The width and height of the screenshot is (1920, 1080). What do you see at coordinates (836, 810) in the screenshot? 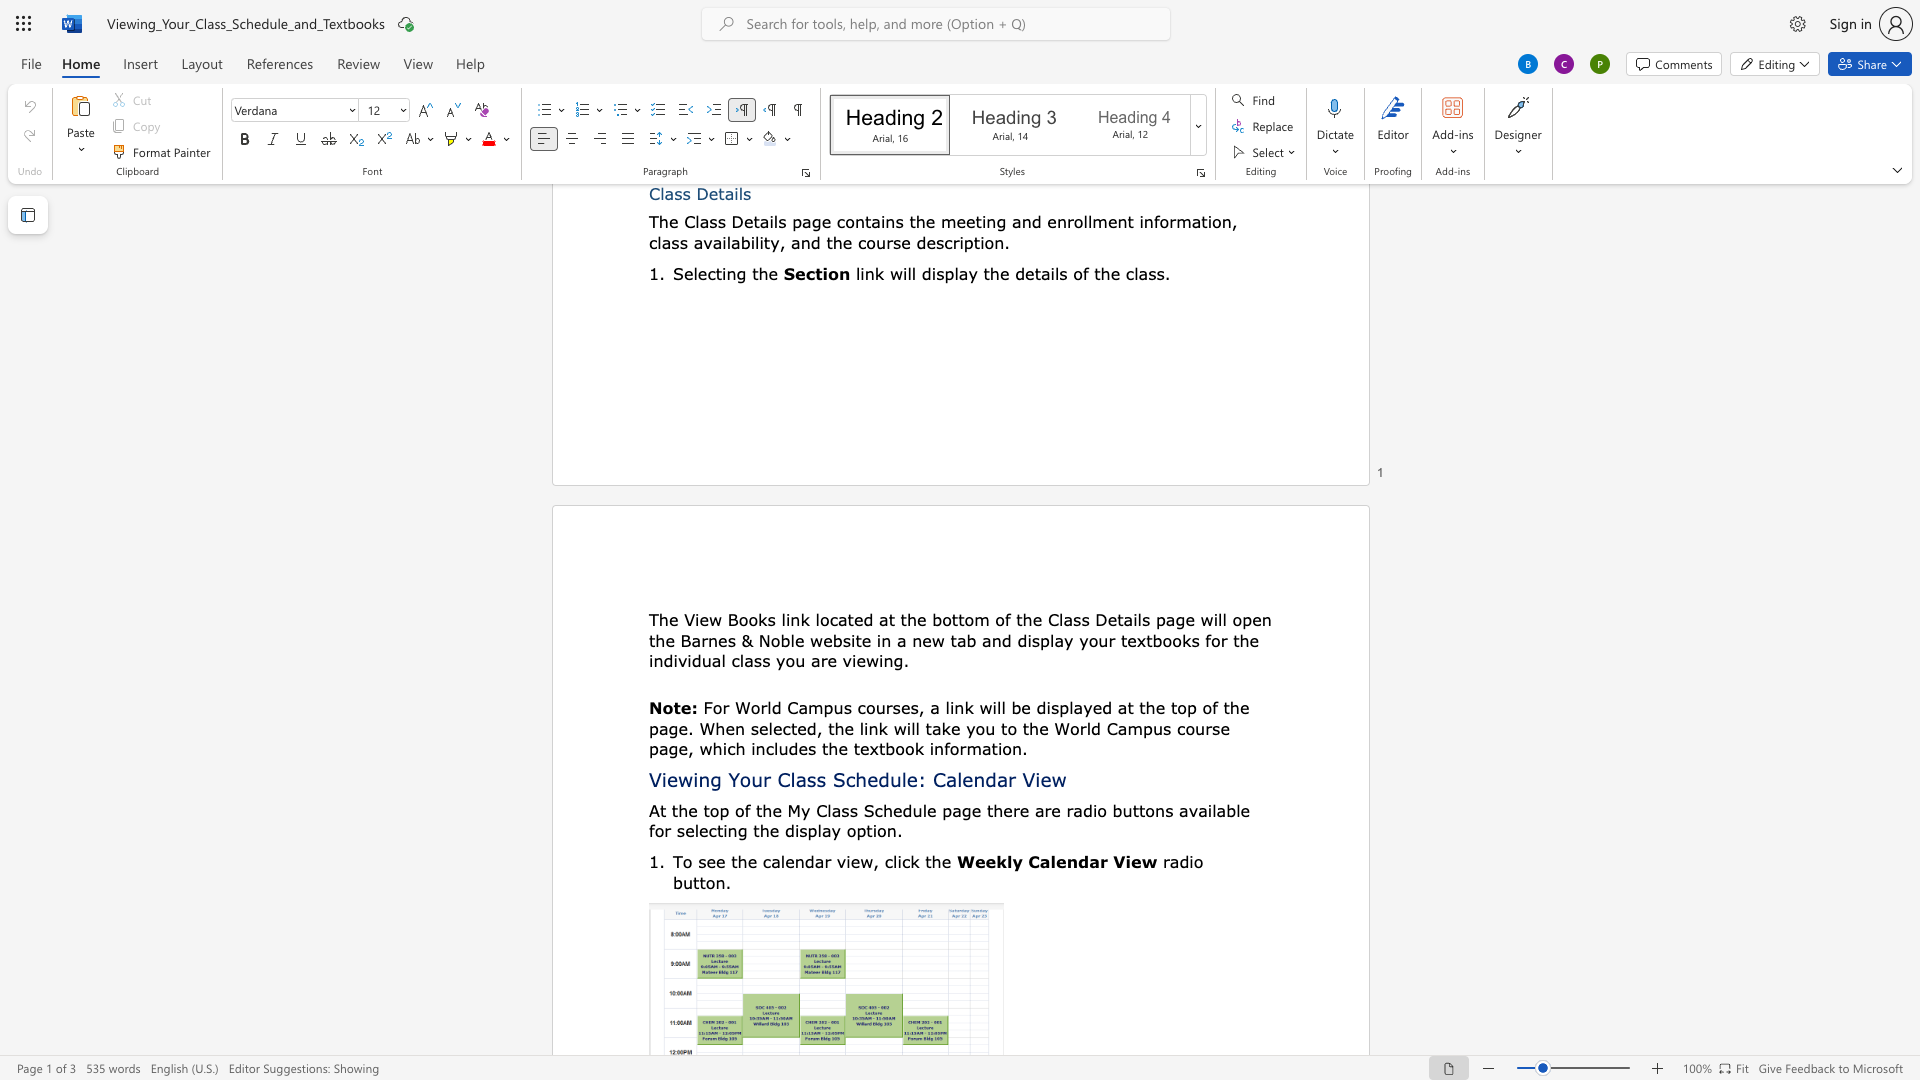
I see `the 1th character "a" in the text` at bounding box center [836, 810].